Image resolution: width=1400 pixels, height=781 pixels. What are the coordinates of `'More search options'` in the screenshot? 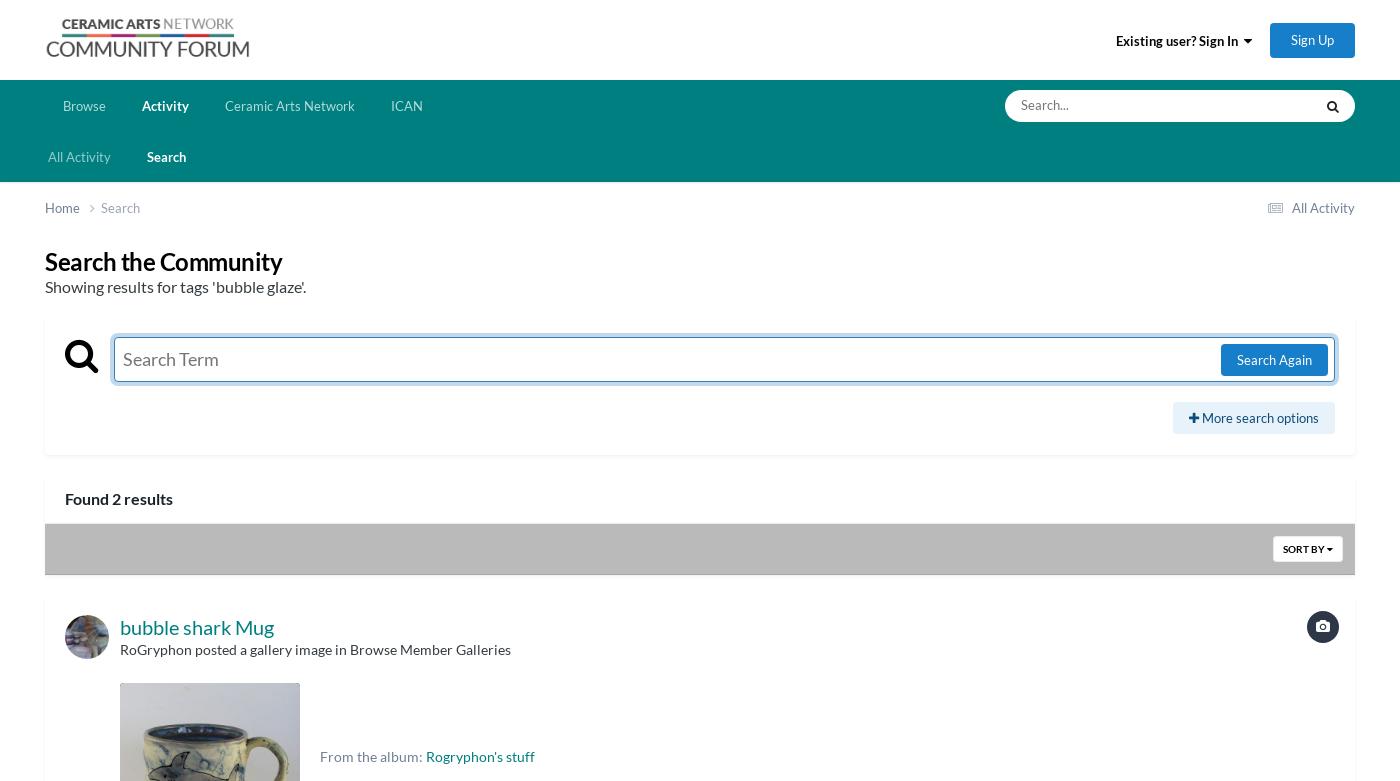 It's located at (1198, 416).